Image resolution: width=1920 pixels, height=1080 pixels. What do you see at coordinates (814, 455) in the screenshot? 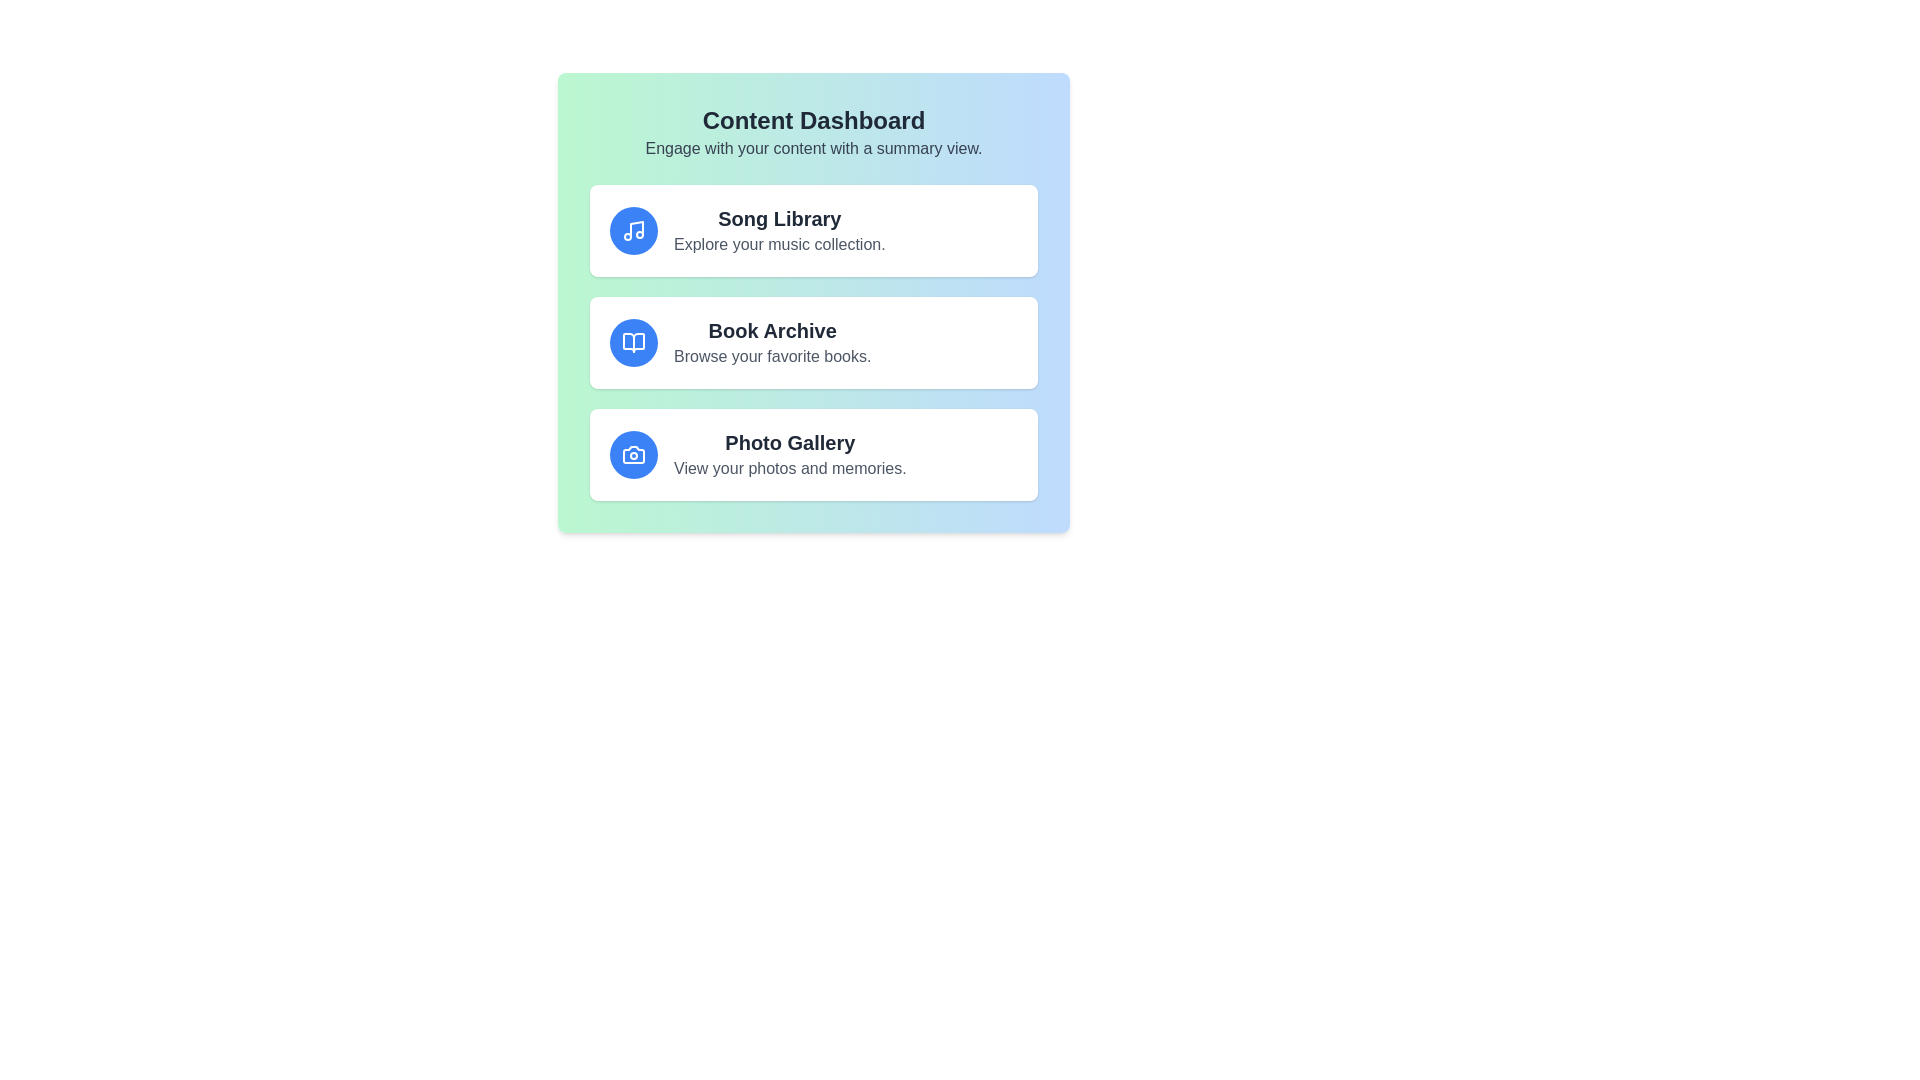
I see `the item Photo Gallery to see the hover effect` at bounding box center [814, 455].